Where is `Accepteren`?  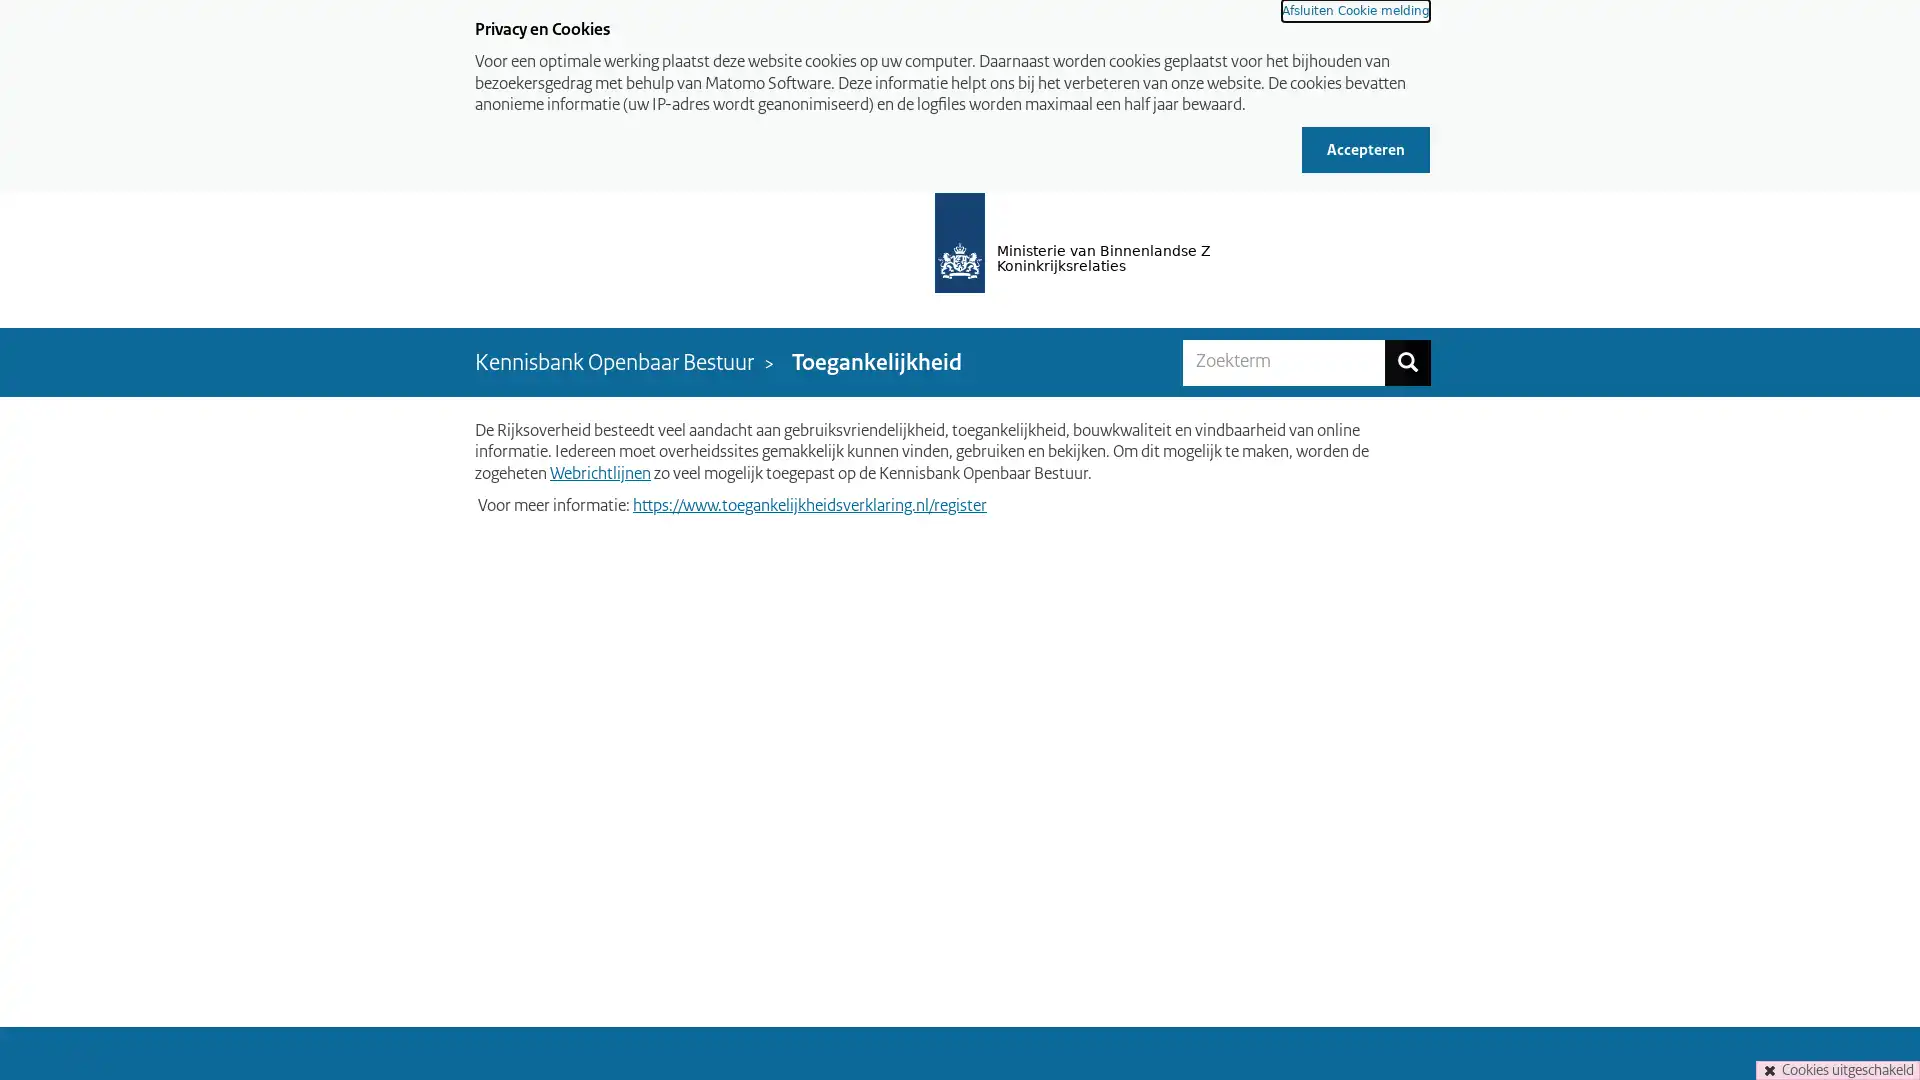
Accepteren is located at coordinates (1365, 148).